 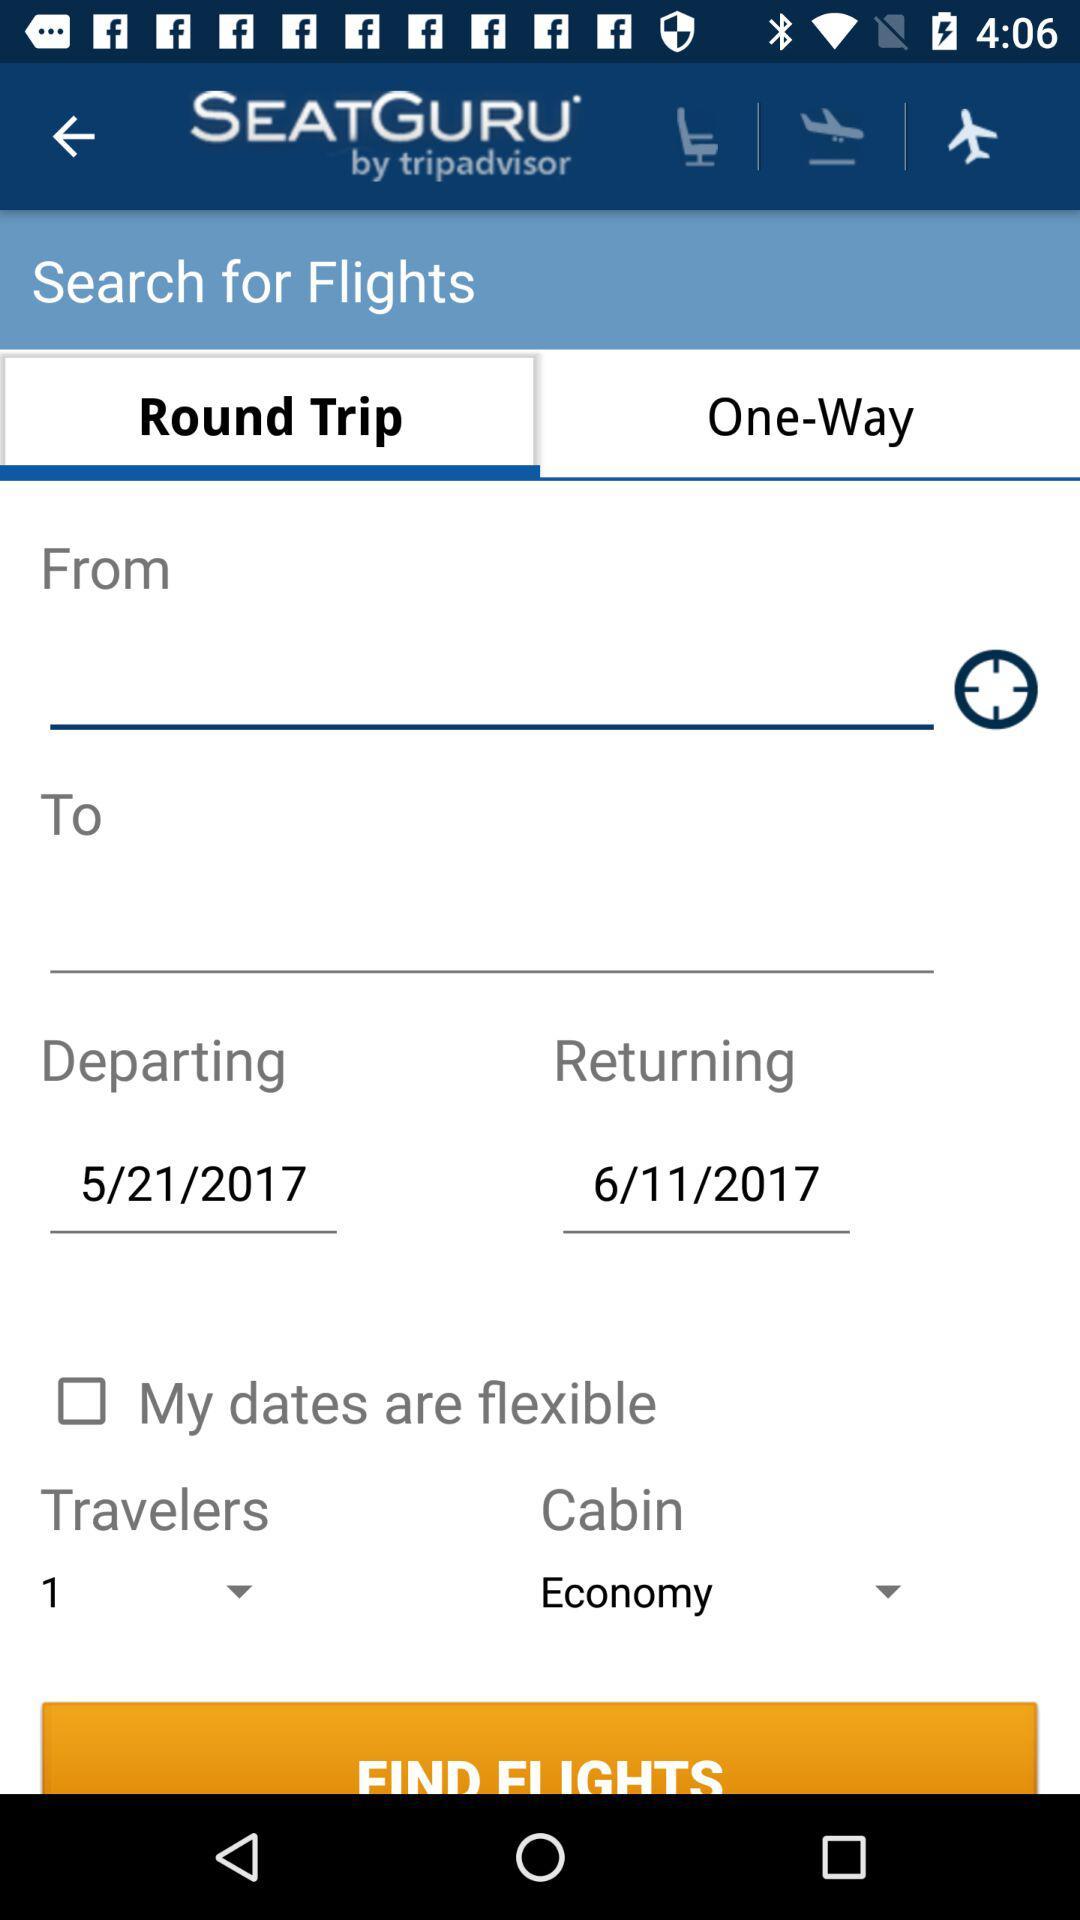 What do you see at coordinates (996, 689) in the screenshot?
I see `location` at bounding box center [996, 689].